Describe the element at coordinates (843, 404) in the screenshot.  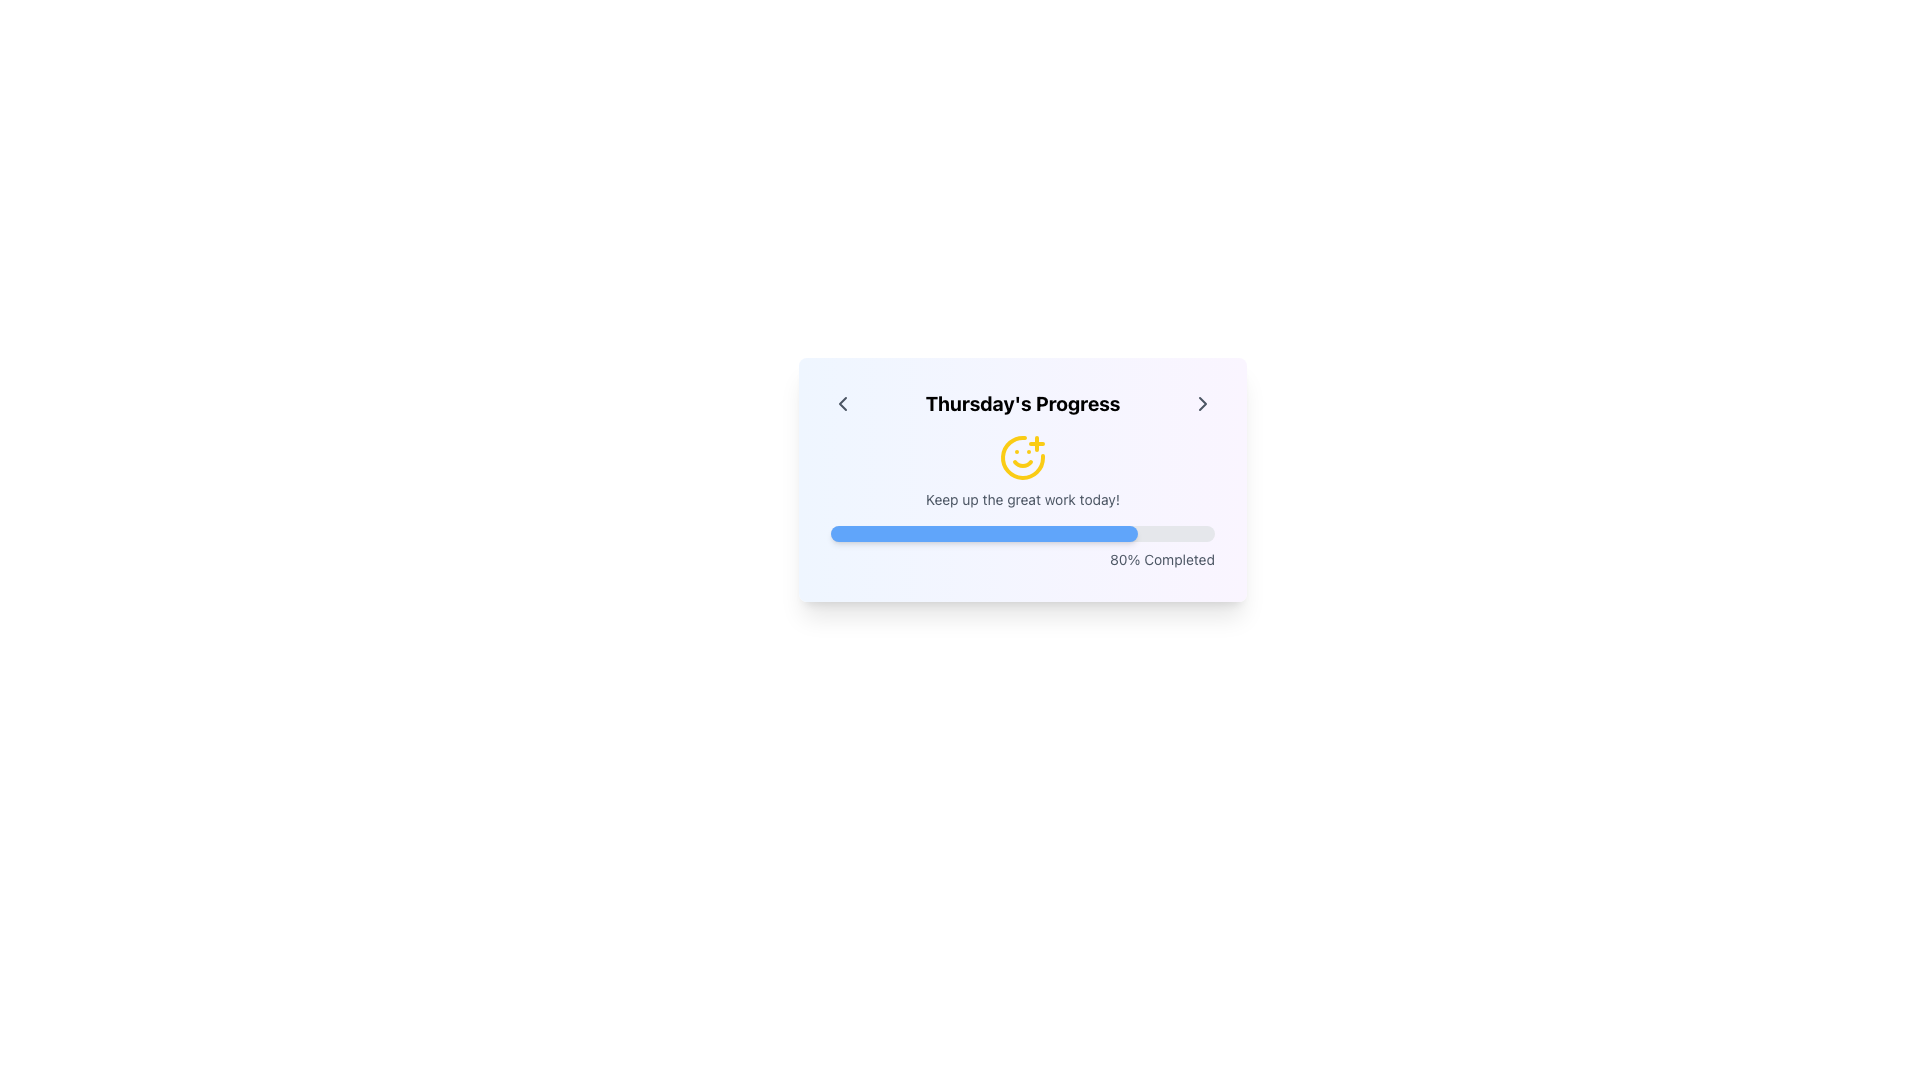
I see `the back arrow icon positioned to the left of the 'Thursday's Progress' heading` at that location.